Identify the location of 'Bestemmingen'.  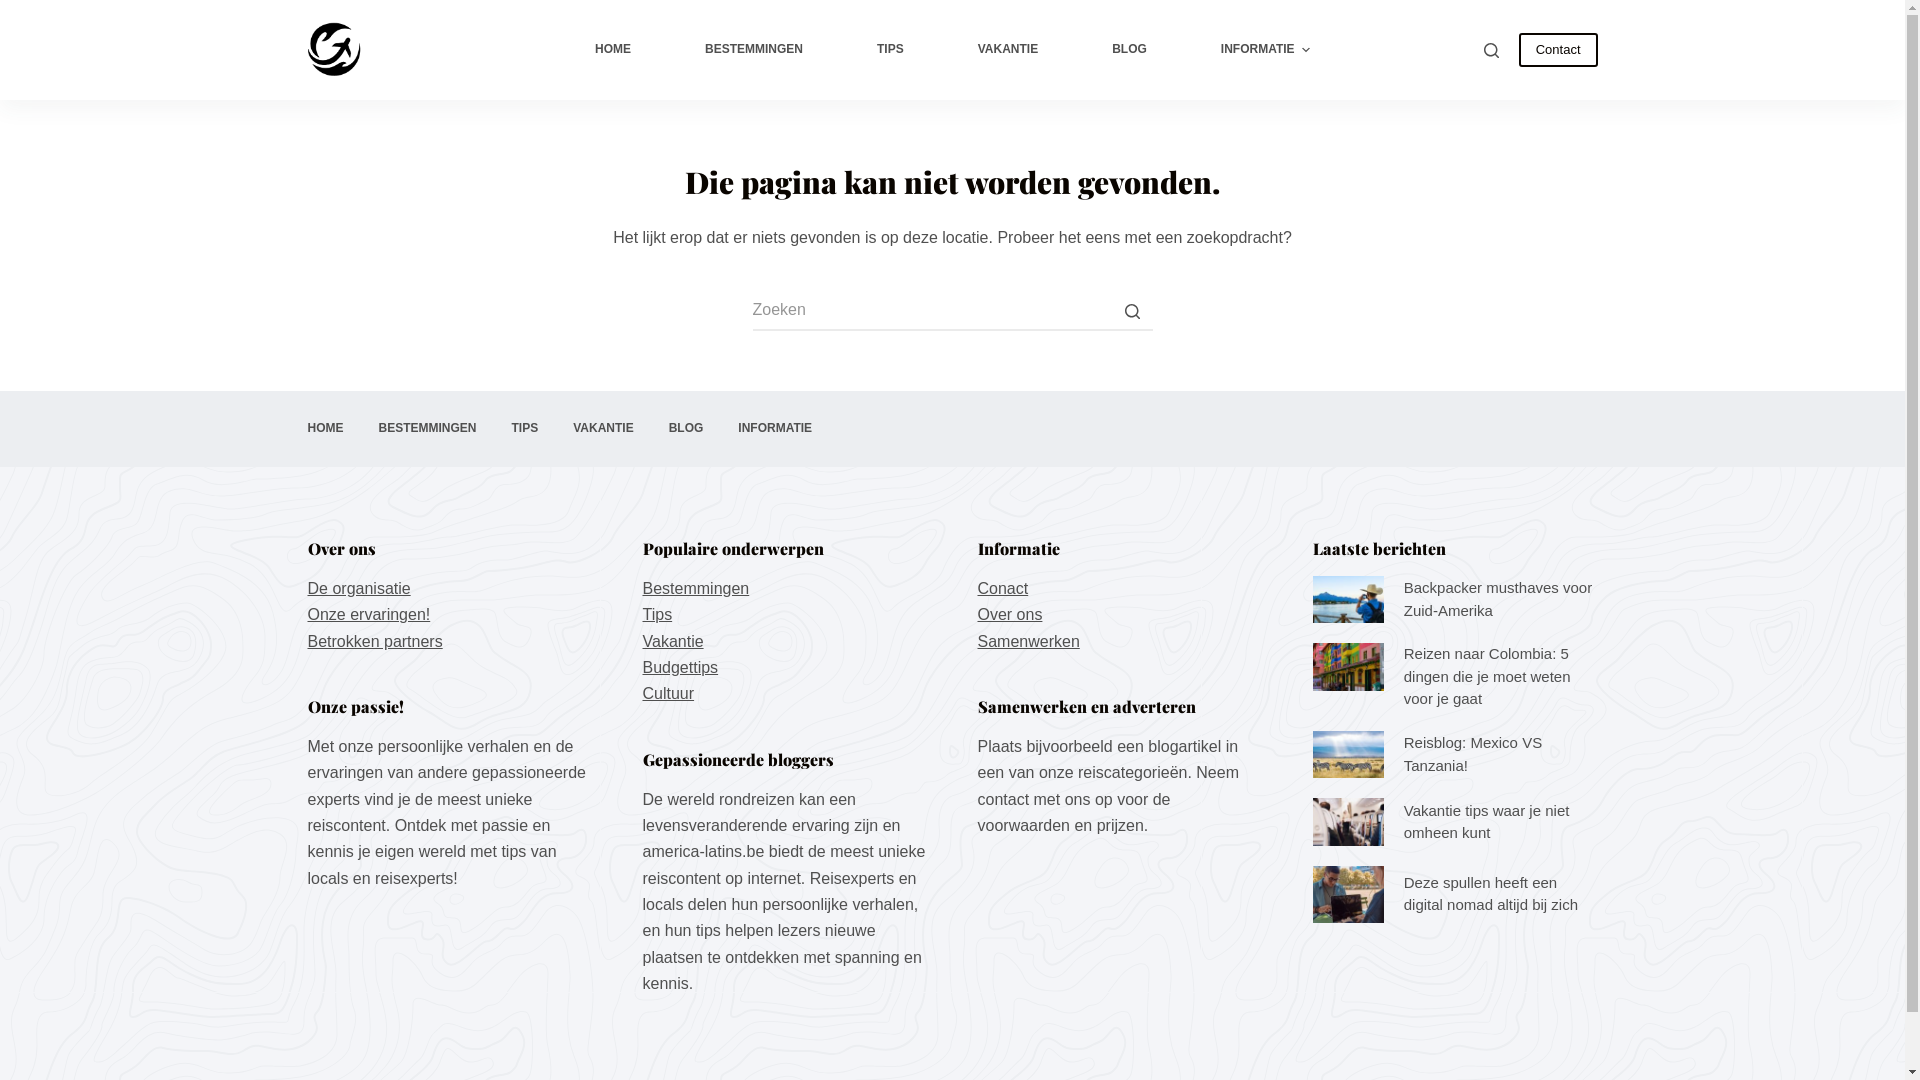
(695, 587).